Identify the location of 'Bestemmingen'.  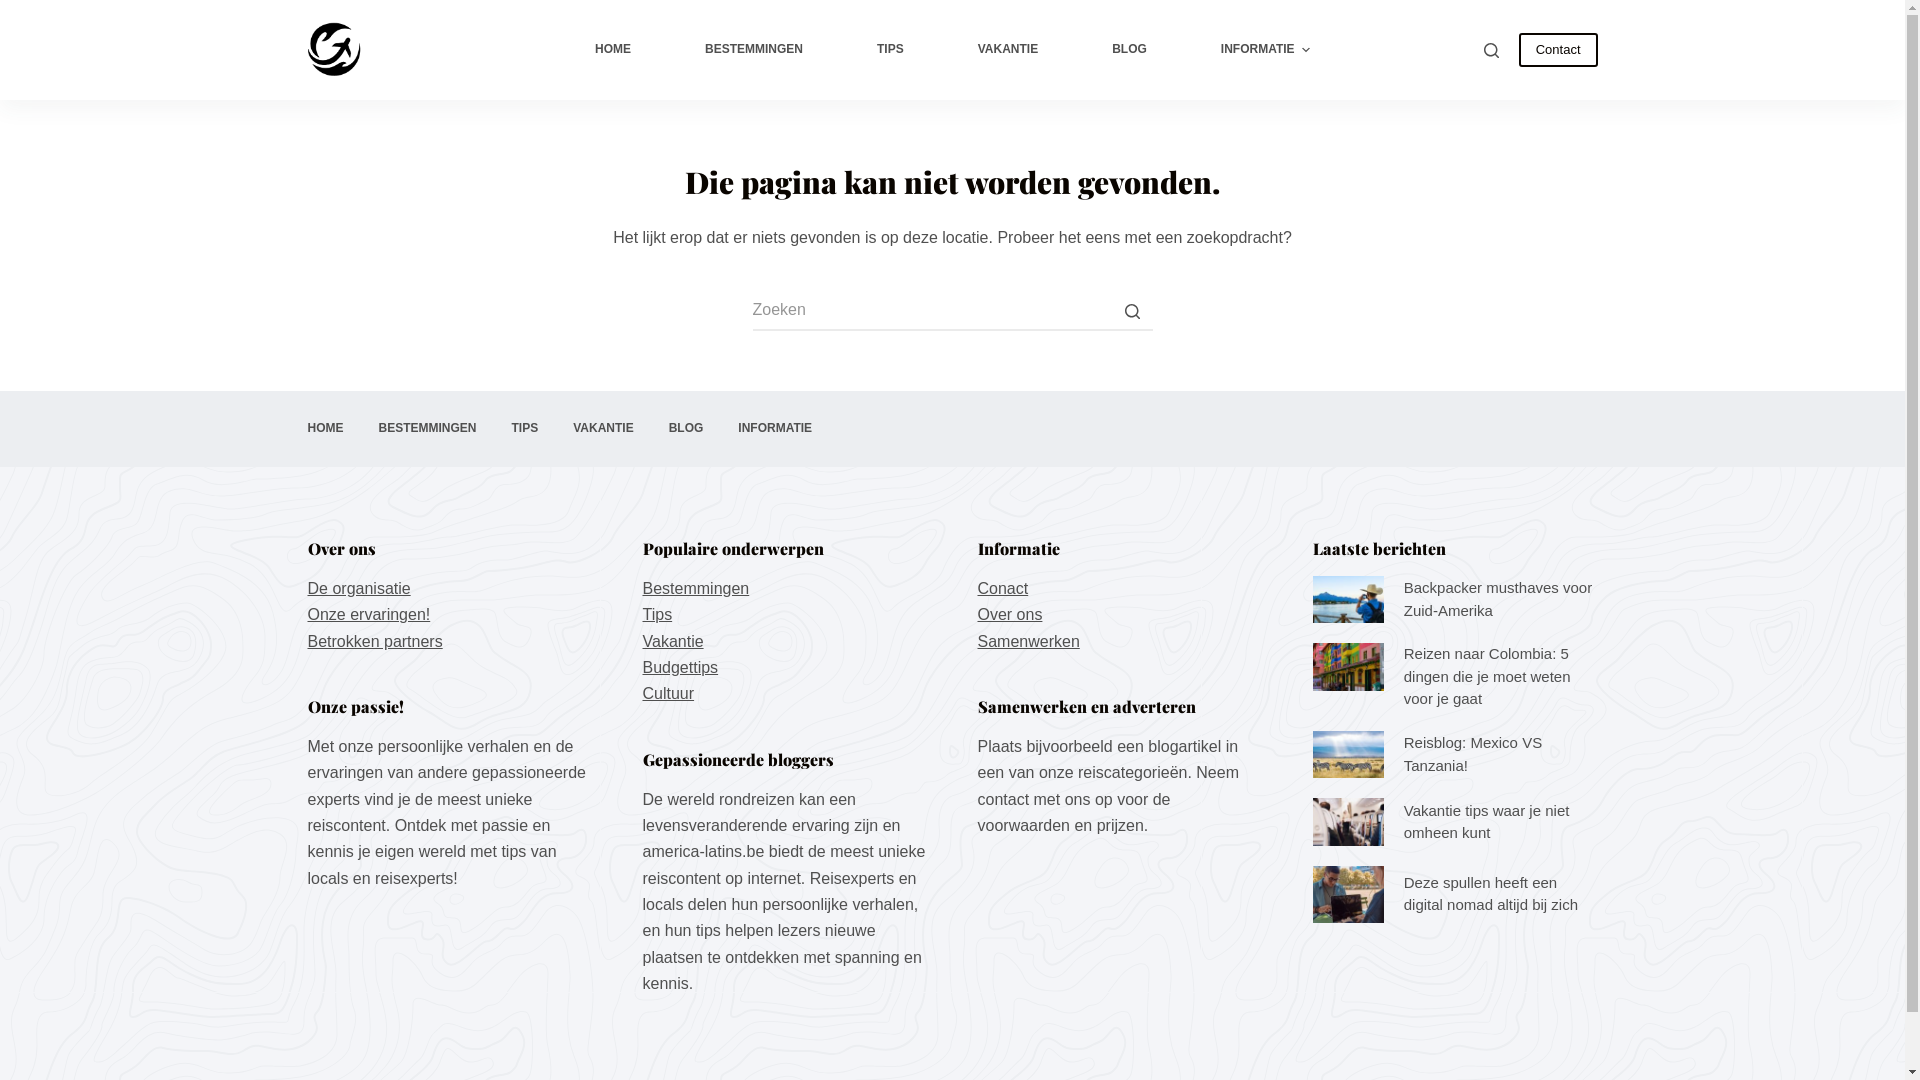
(695, 587).